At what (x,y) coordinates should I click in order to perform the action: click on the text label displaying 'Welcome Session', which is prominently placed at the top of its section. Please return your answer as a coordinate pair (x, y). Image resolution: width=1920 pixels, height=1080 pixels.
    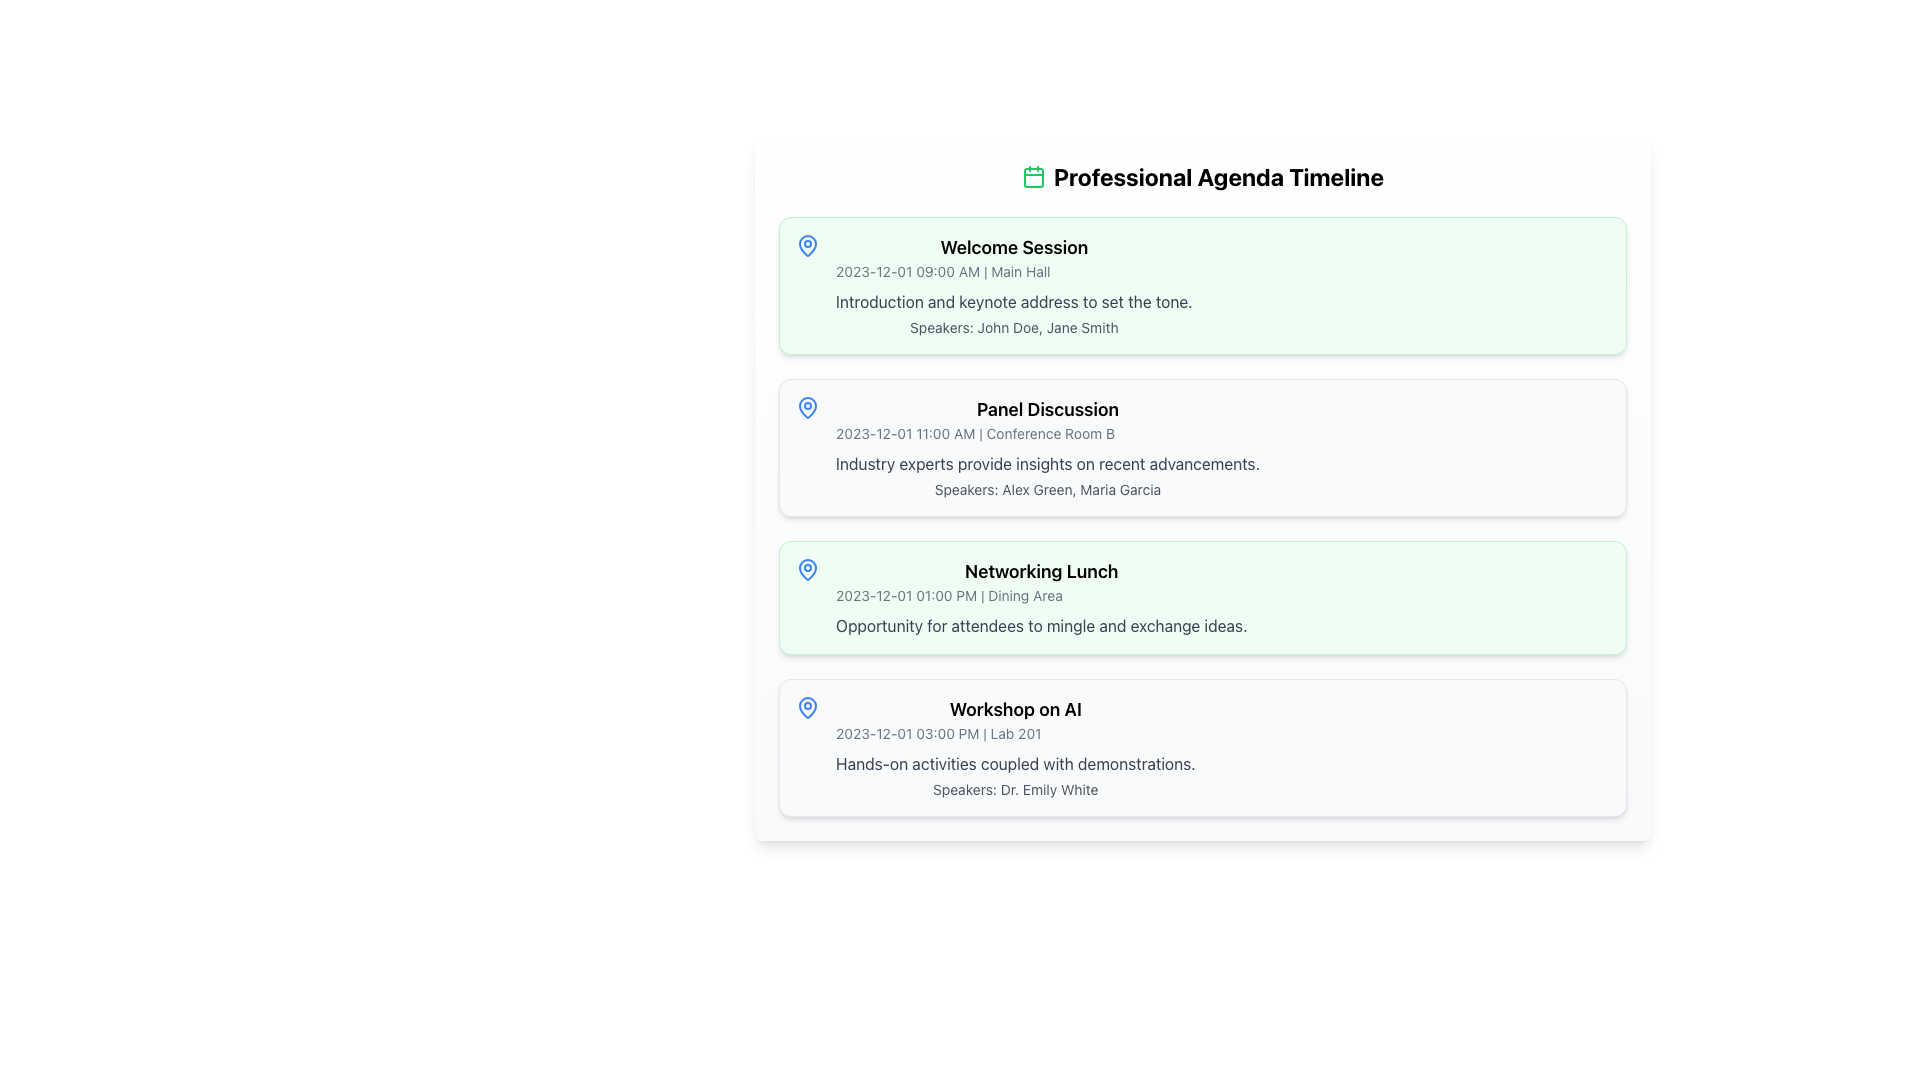
    Looking at the image, I should click on (1014, 246).